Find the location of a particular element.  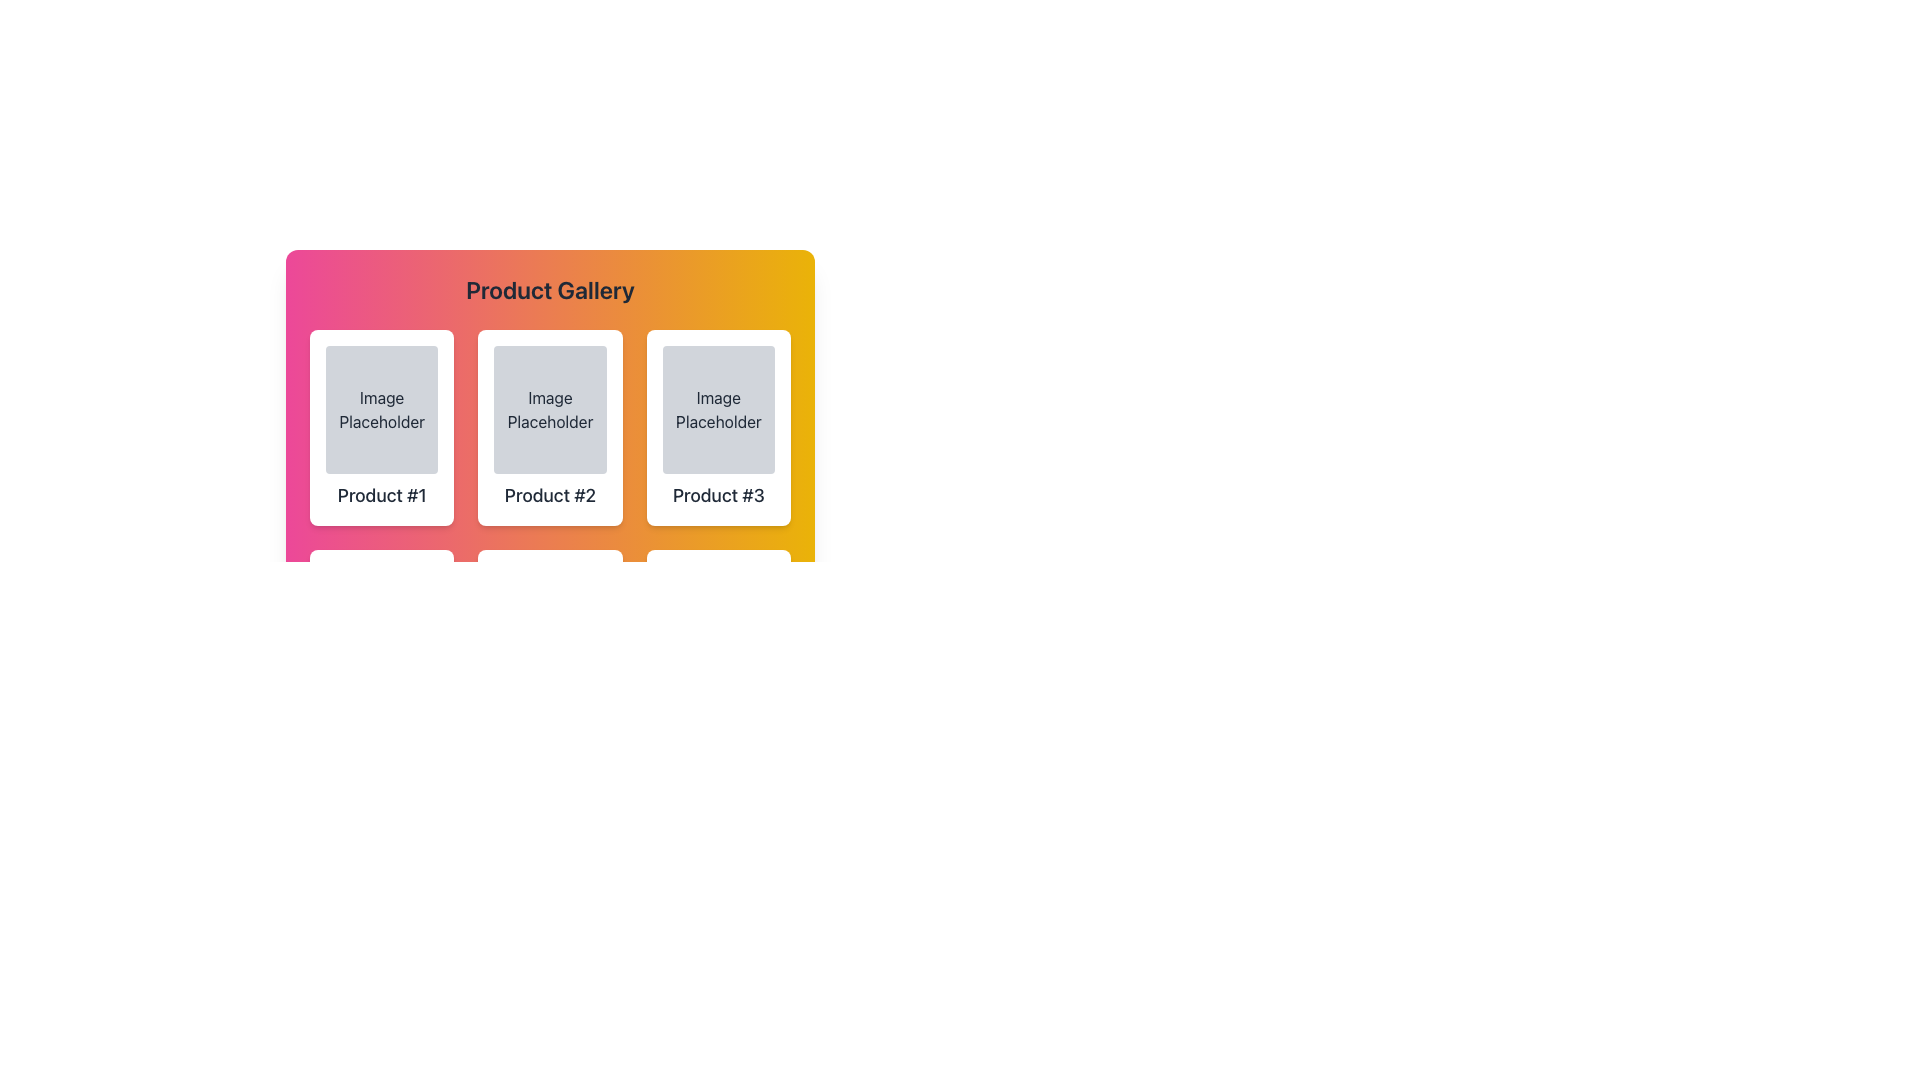

a product card in the grid layout of the 'Product Gallery' section is located at coordinates (550, 536).